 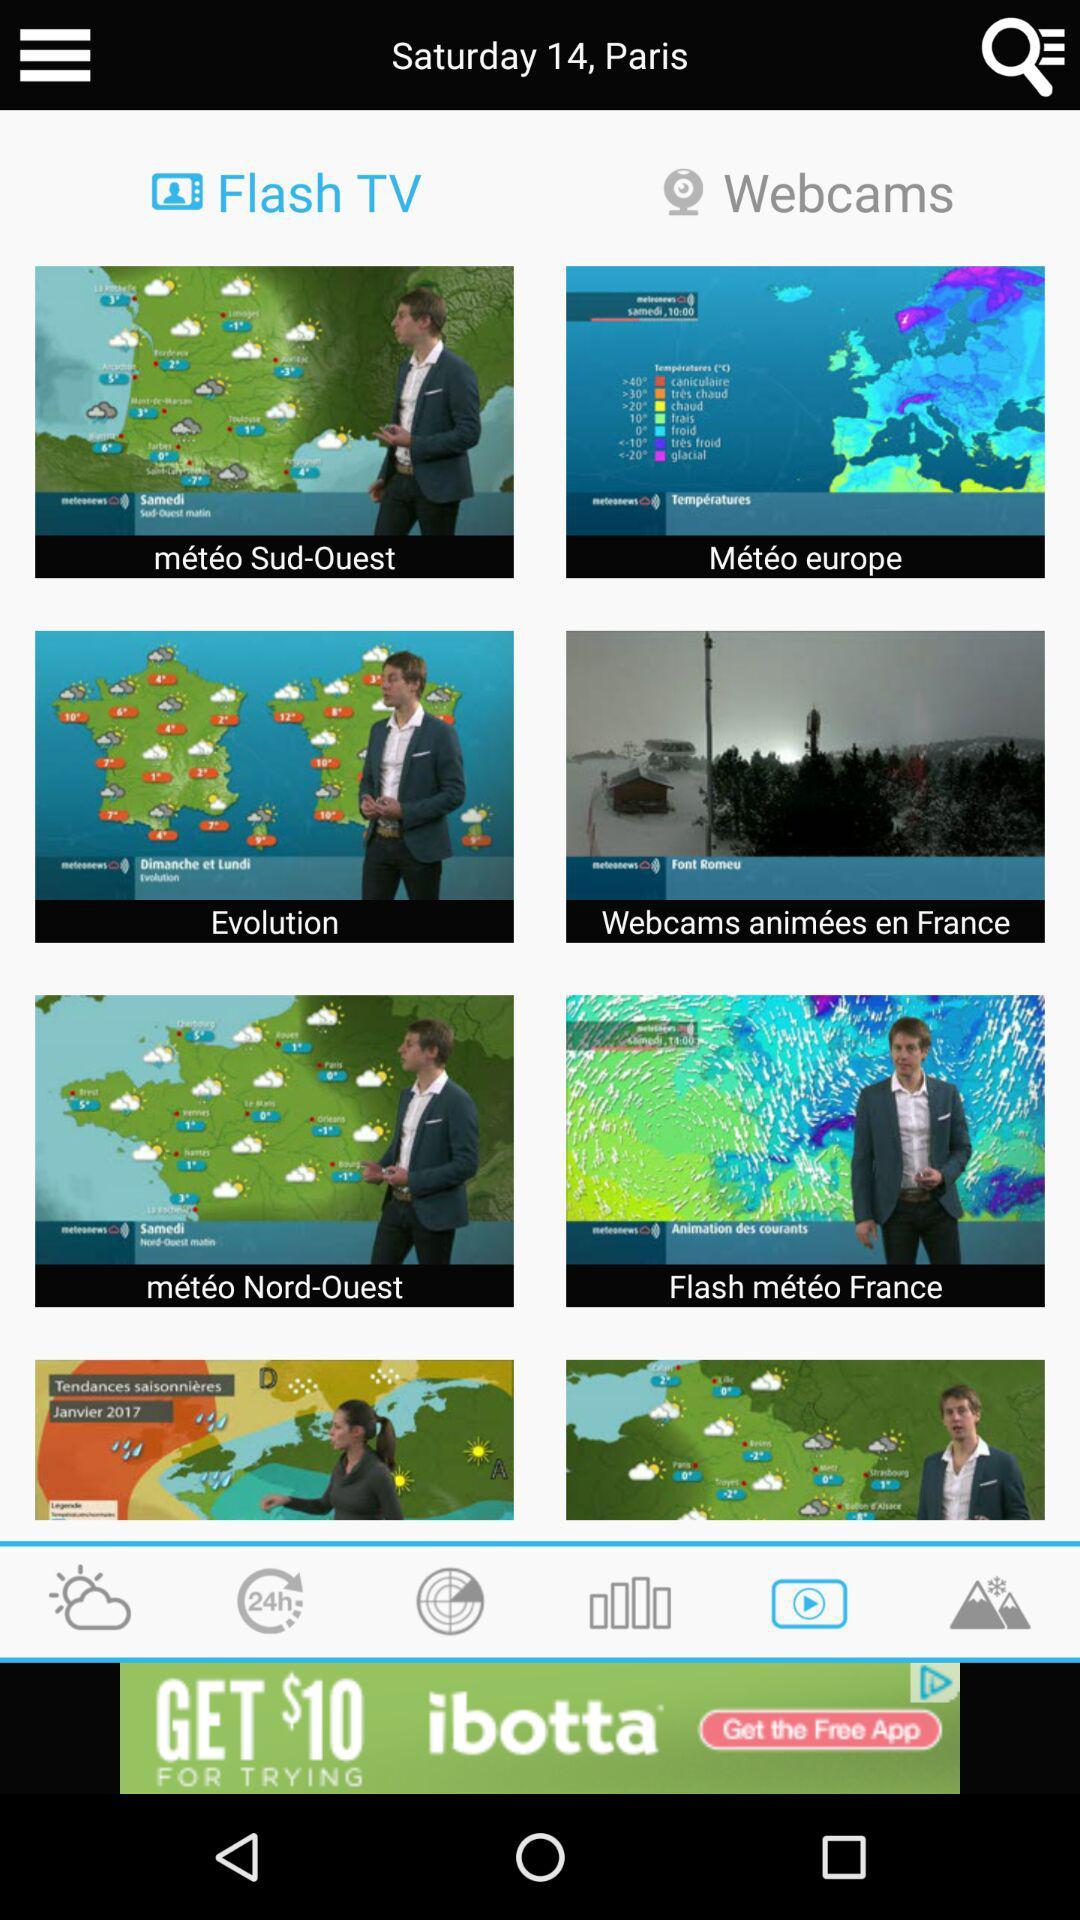 What do you see at coordinates (540, 1727) in the screenshot?
I see `advertisement` at bounding box center [540, 1727].